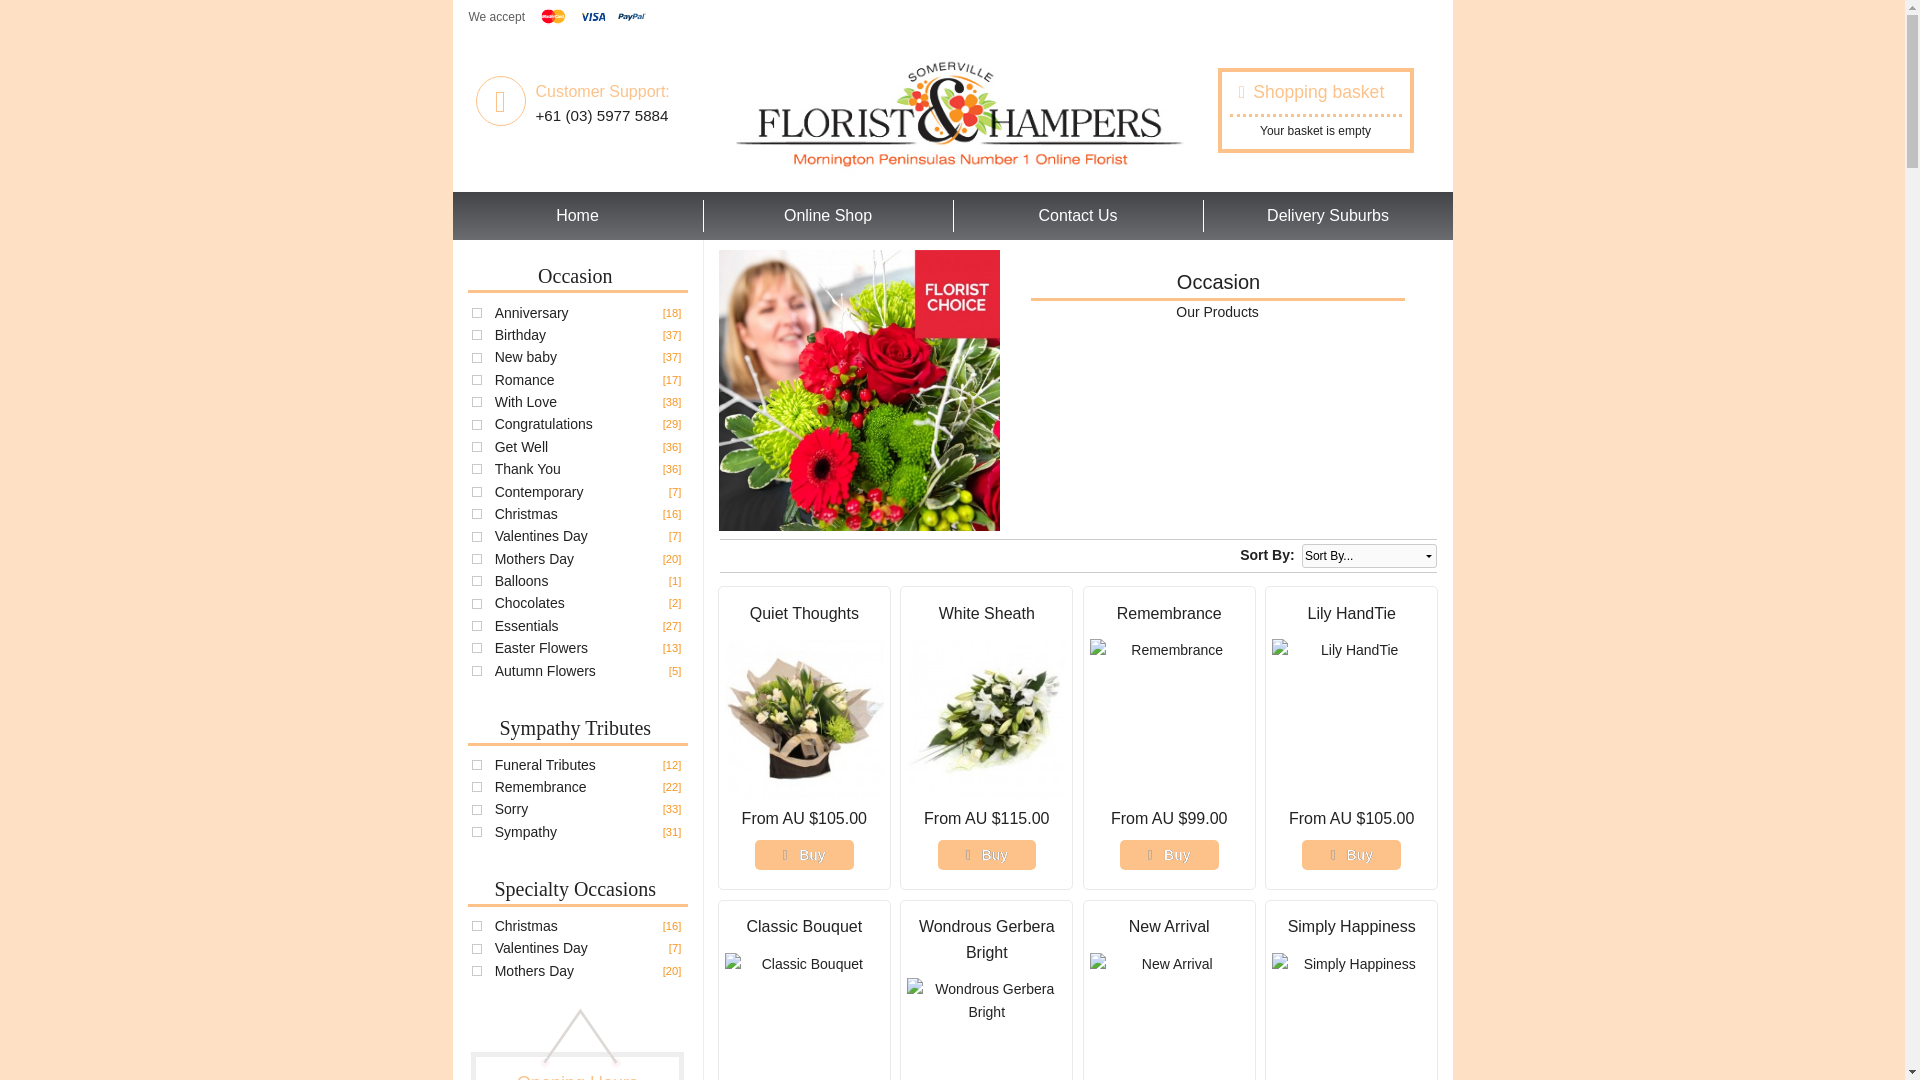 The width and height of the screenshot is (1920, 1080). What do you see at coordinates (494, 925) in the screenshot?
I see `'Christmas` at bounding box center [494, 925].